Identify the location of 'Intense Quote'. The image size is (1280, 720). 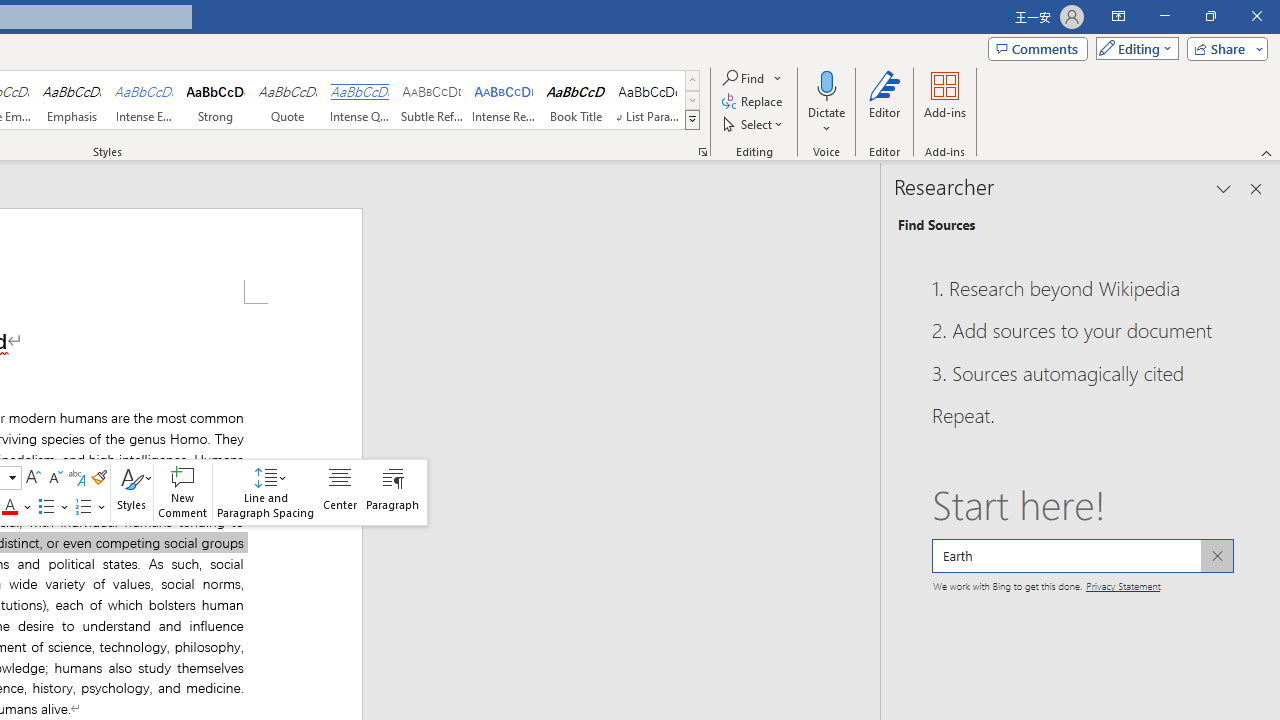
(359, 100).